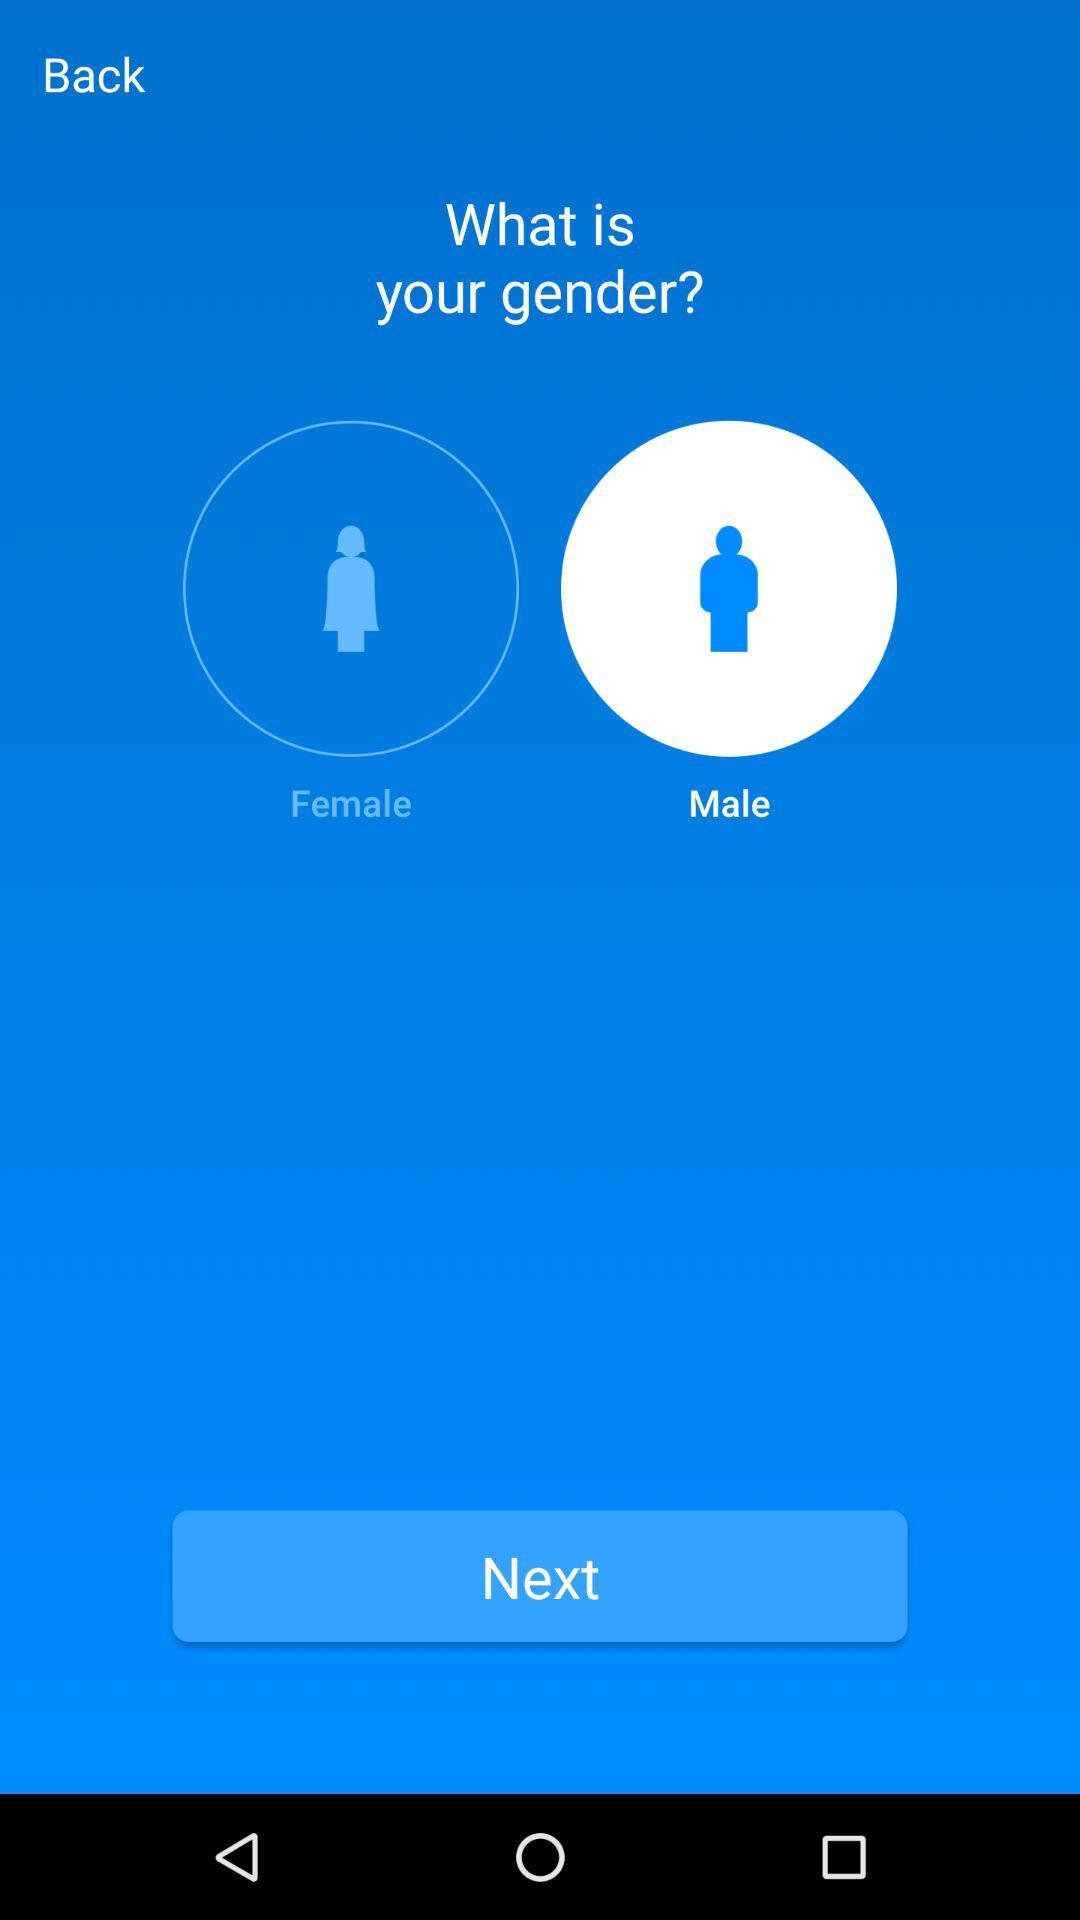 The width and height of the screenshot is (1080, 1920). What do you see at coordinates (350, 623) in the screenshot?
I see `the female` at bounding box center [350, 623].